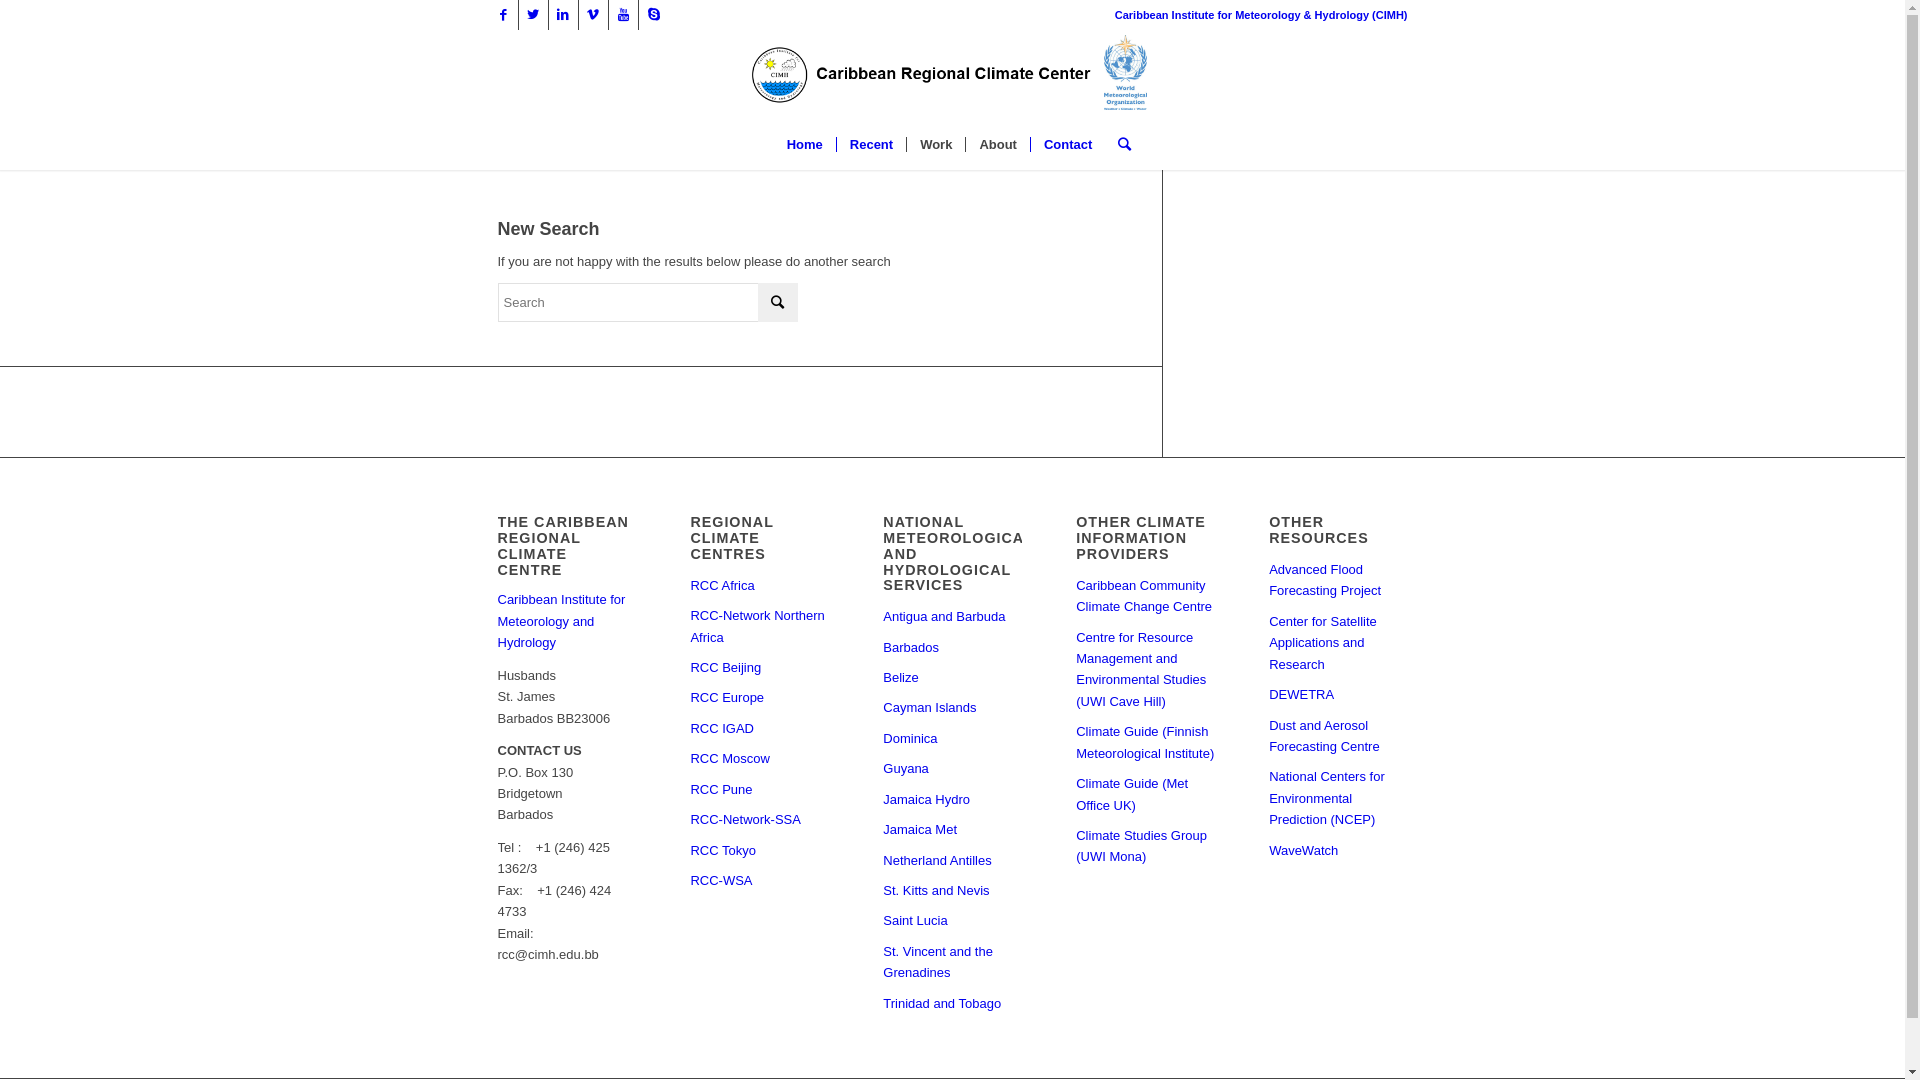  Describe the element at coordinates (757, 729) in the screenshot. I see `'RCC IGAD'` at that location.